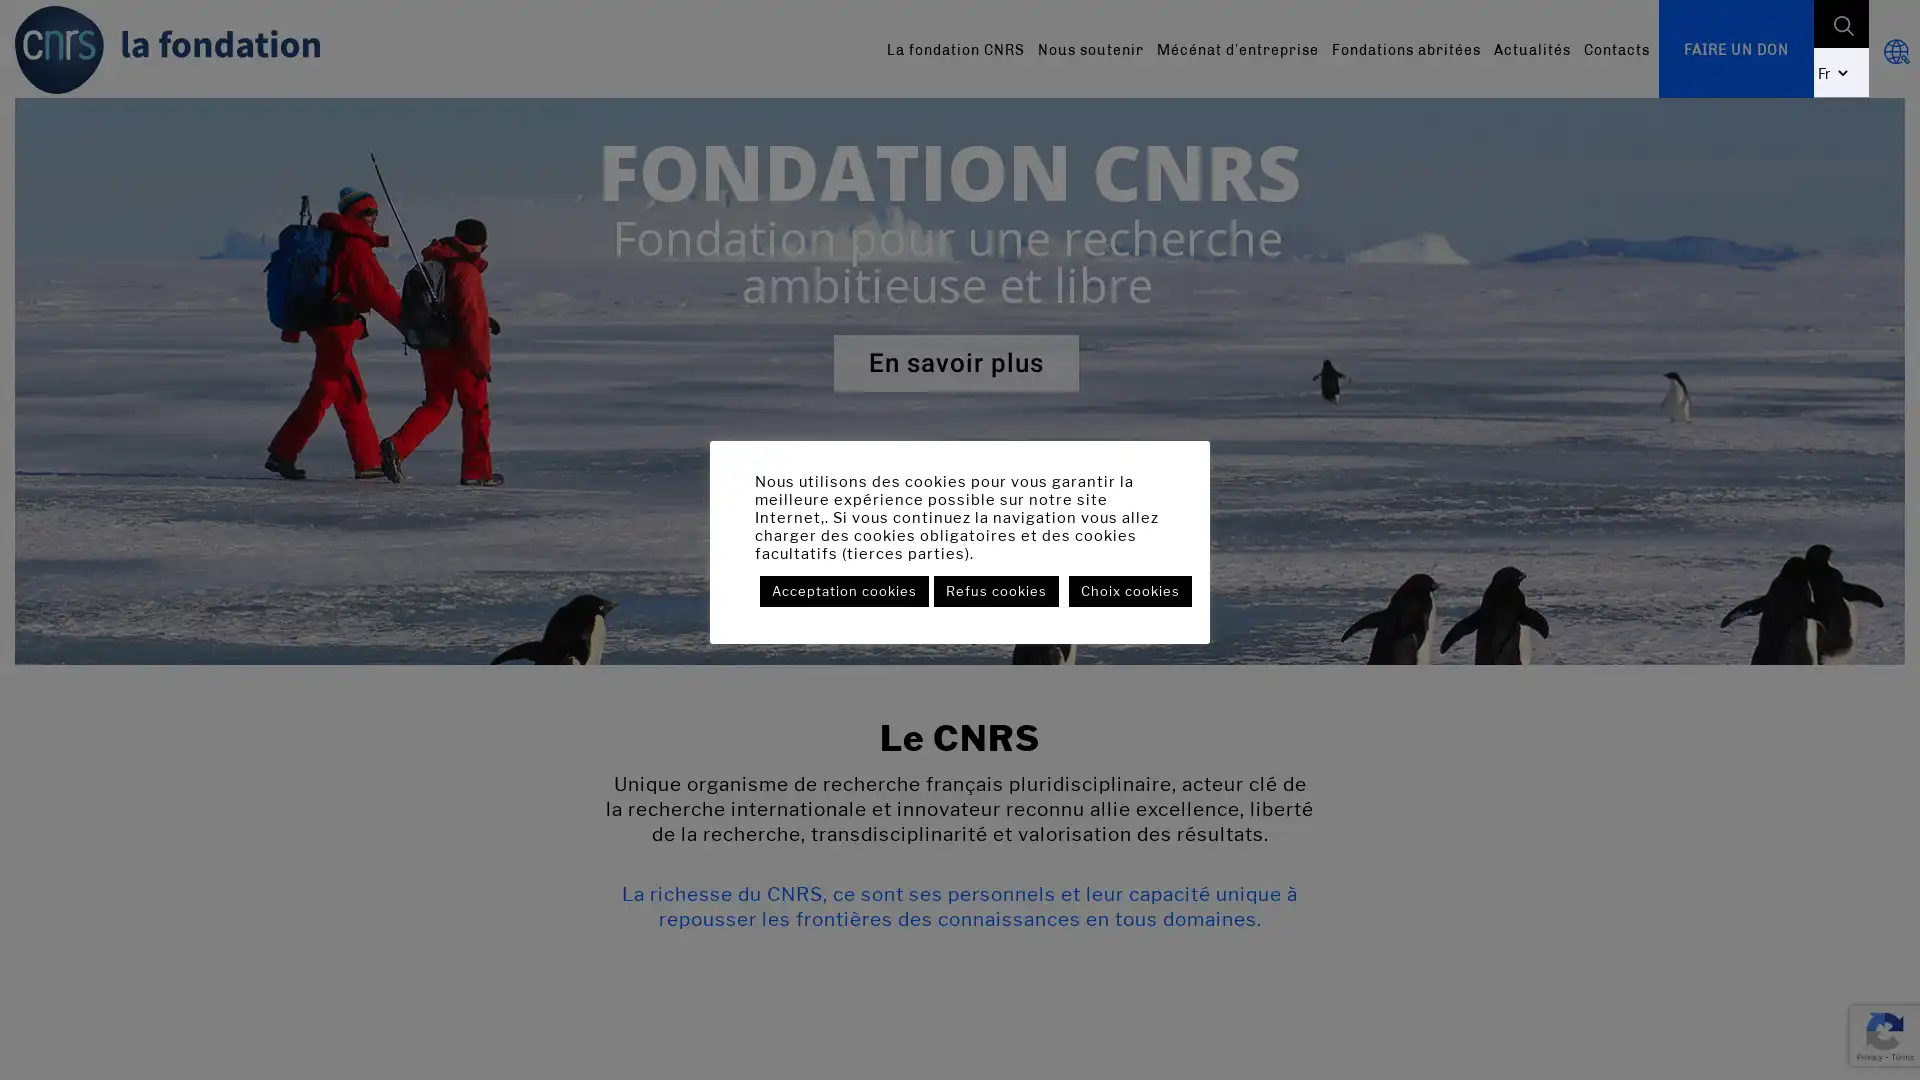 Image resolution: width=1920 pixels, height=1080 pixels. I want to click on Refus cookies, so click(996, 589).